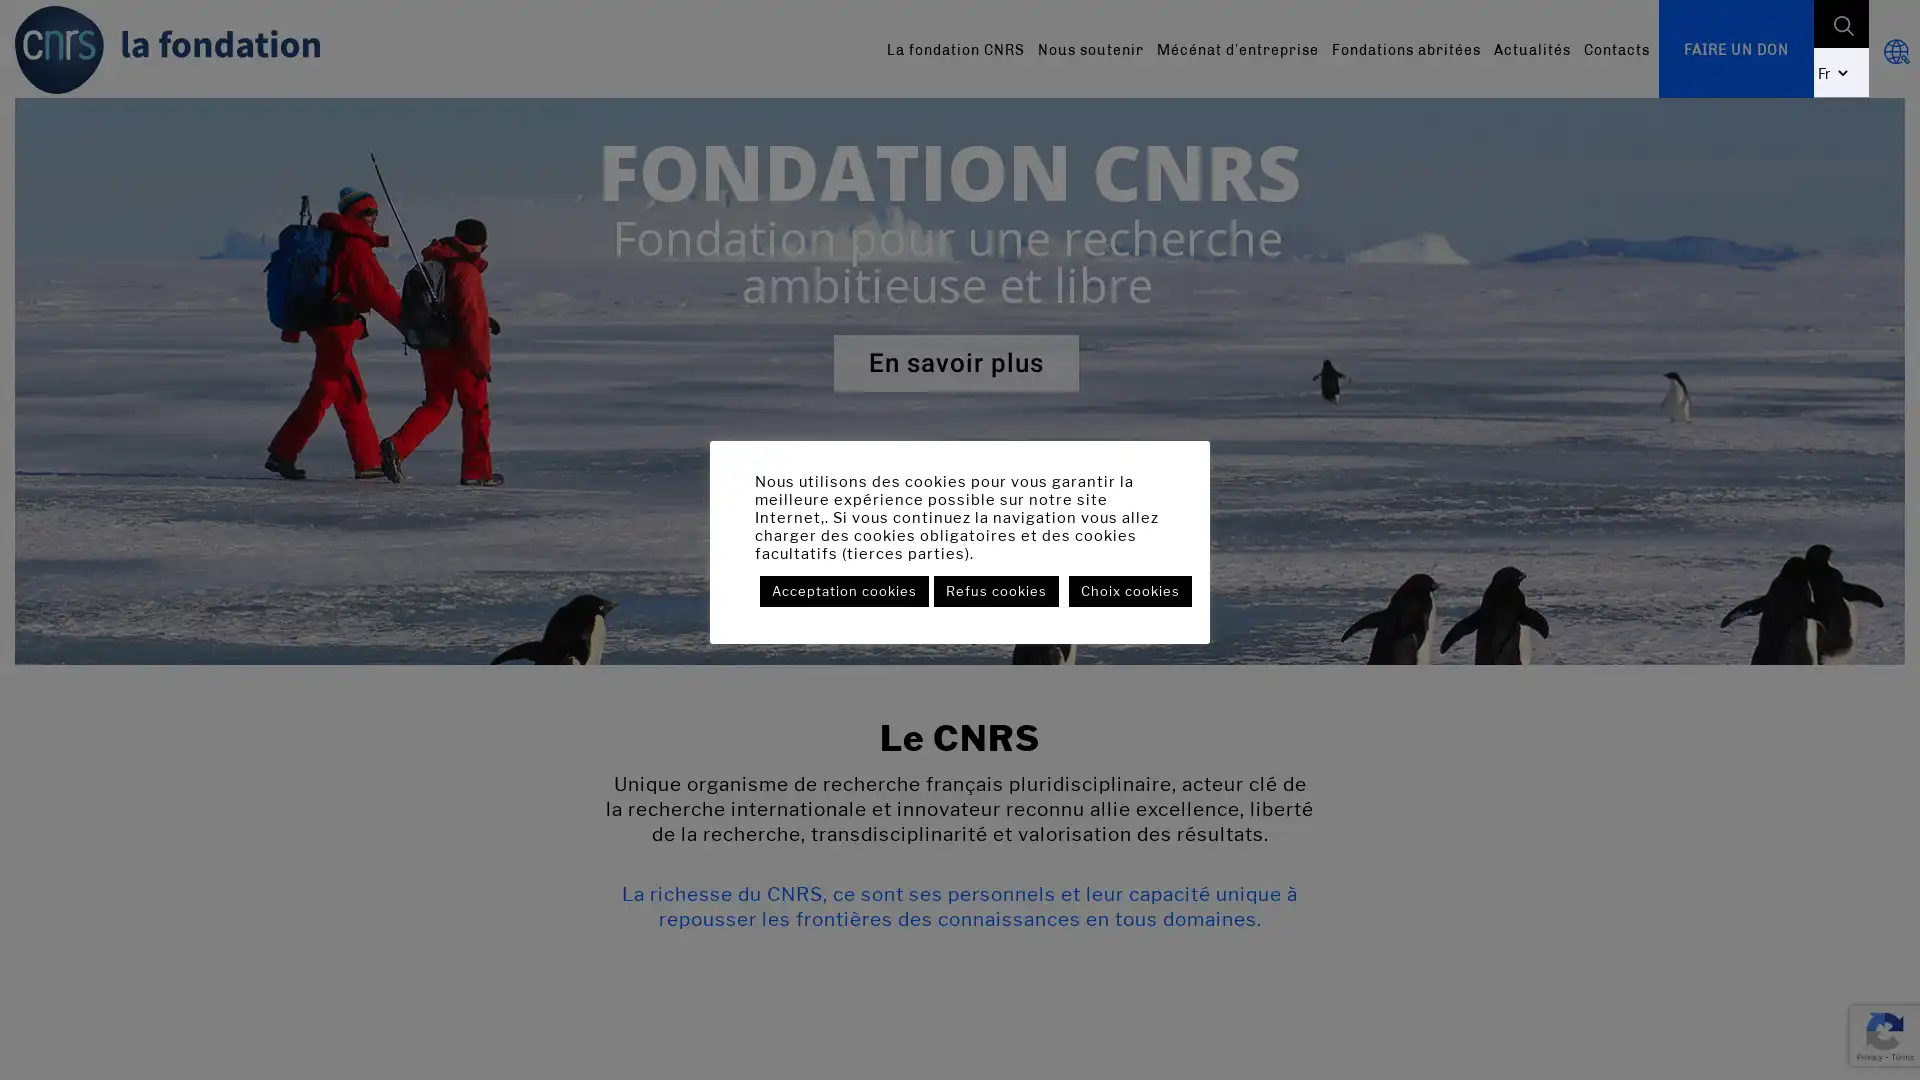 Image resolution: width=1920 pixels, height=1080 pixels. I want to click on Refus cookies, so click(996, 589).